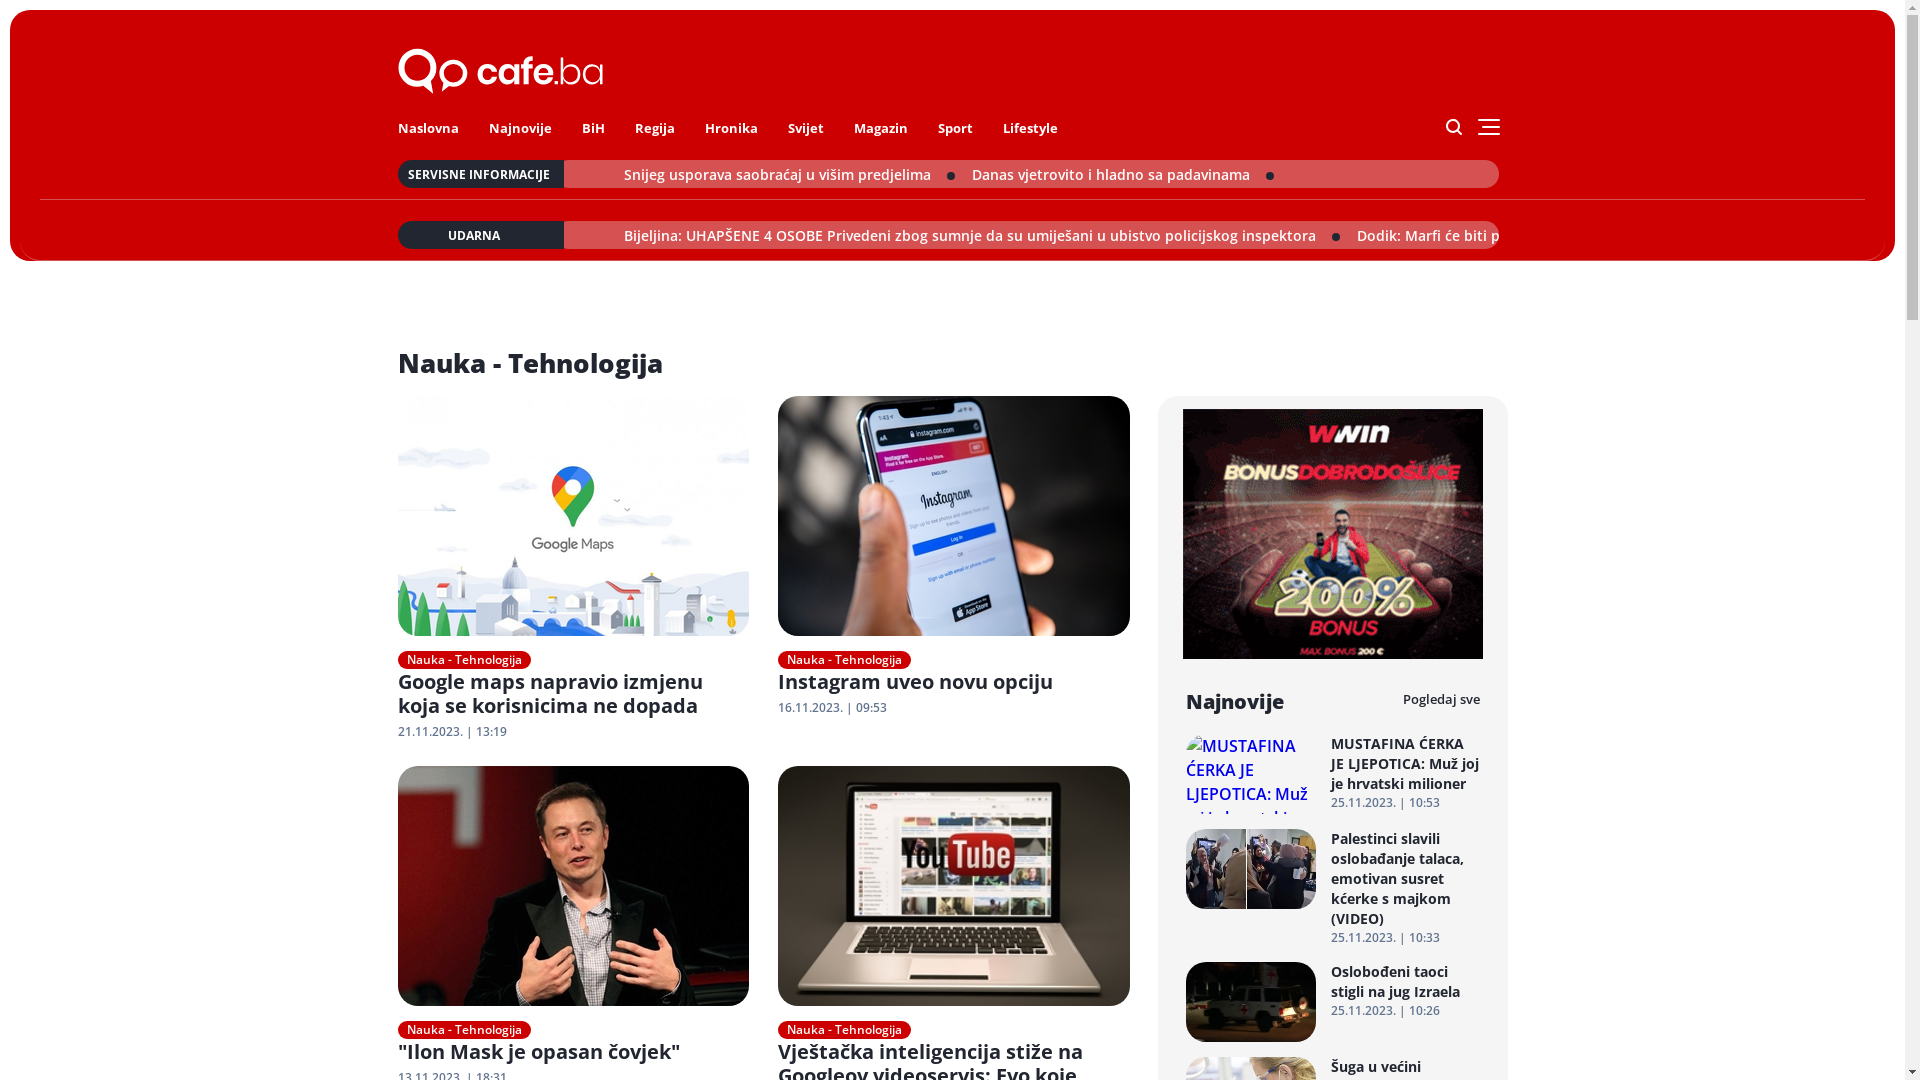 This screenshot has width=1920, height=1080. I want to click on 'Sport', so click(954, 127).